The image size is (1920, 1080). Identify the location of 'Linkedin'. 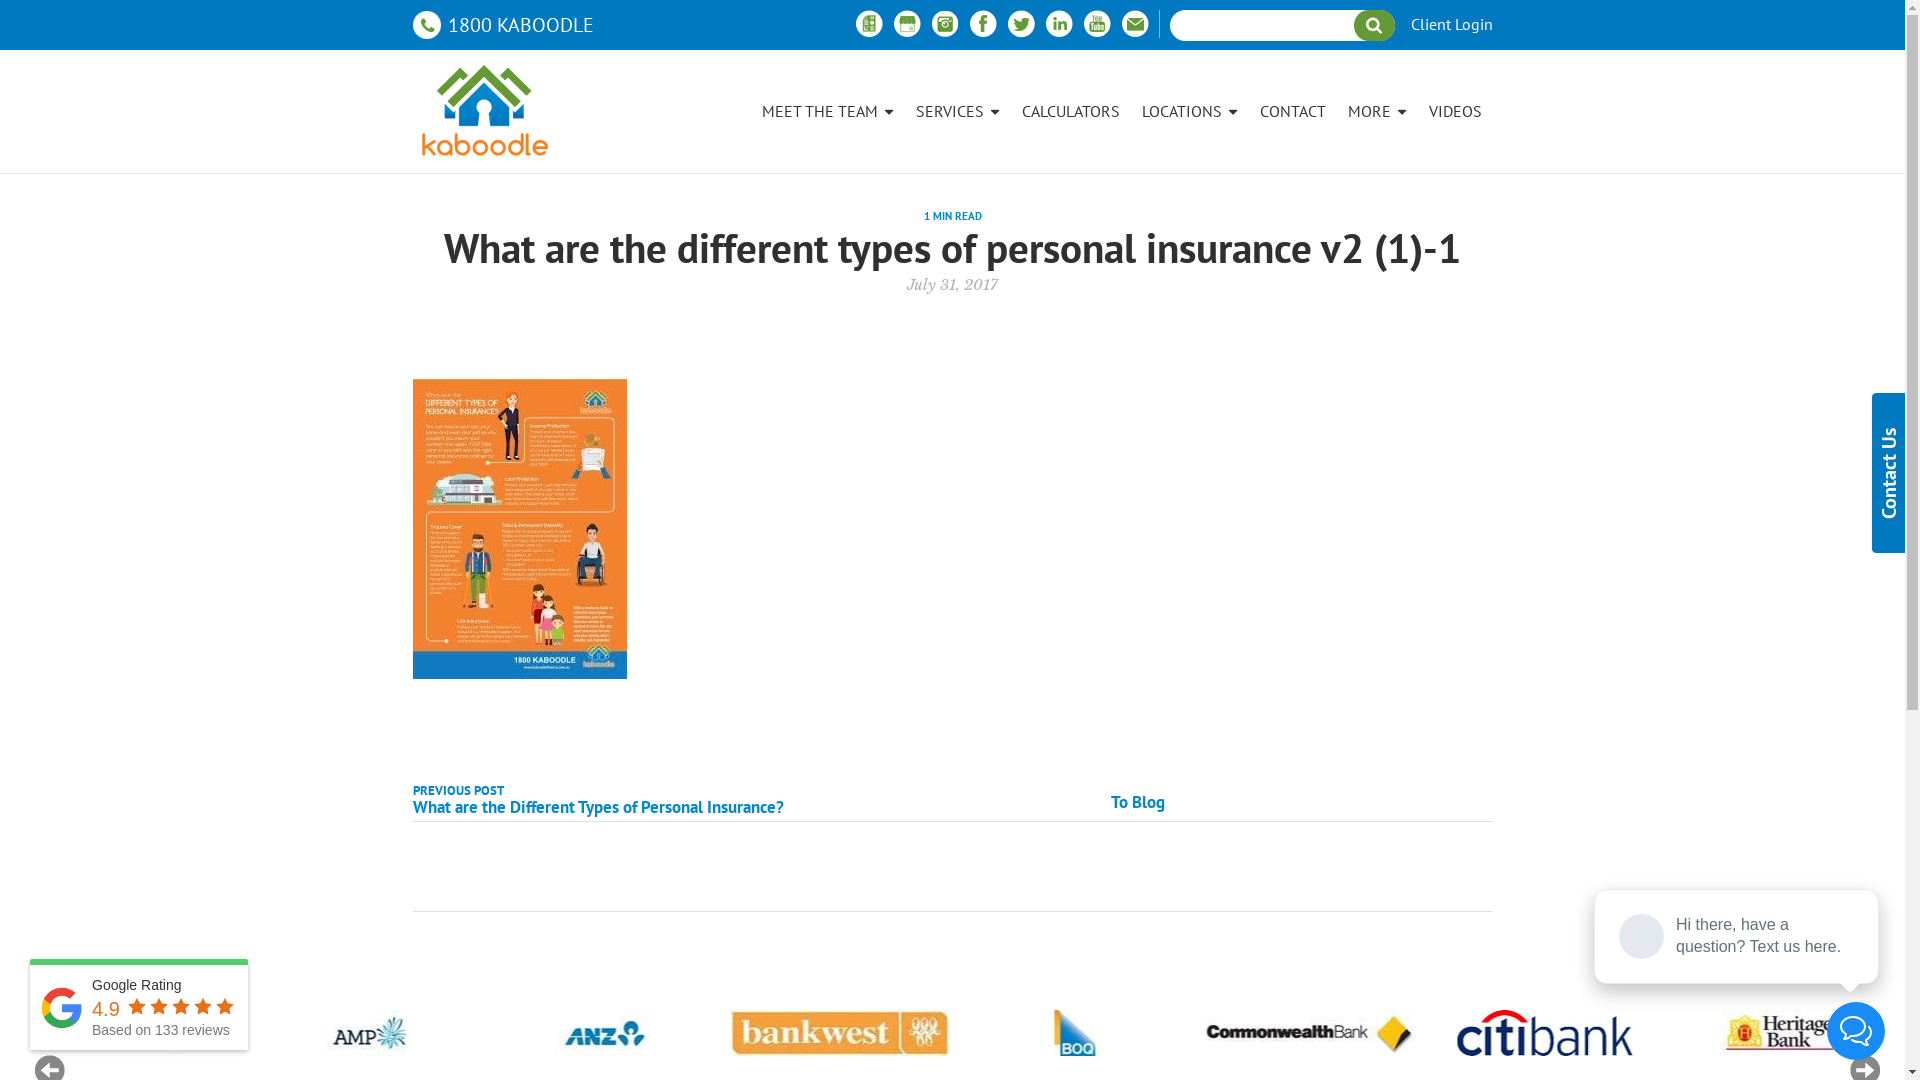
(1042, 23).